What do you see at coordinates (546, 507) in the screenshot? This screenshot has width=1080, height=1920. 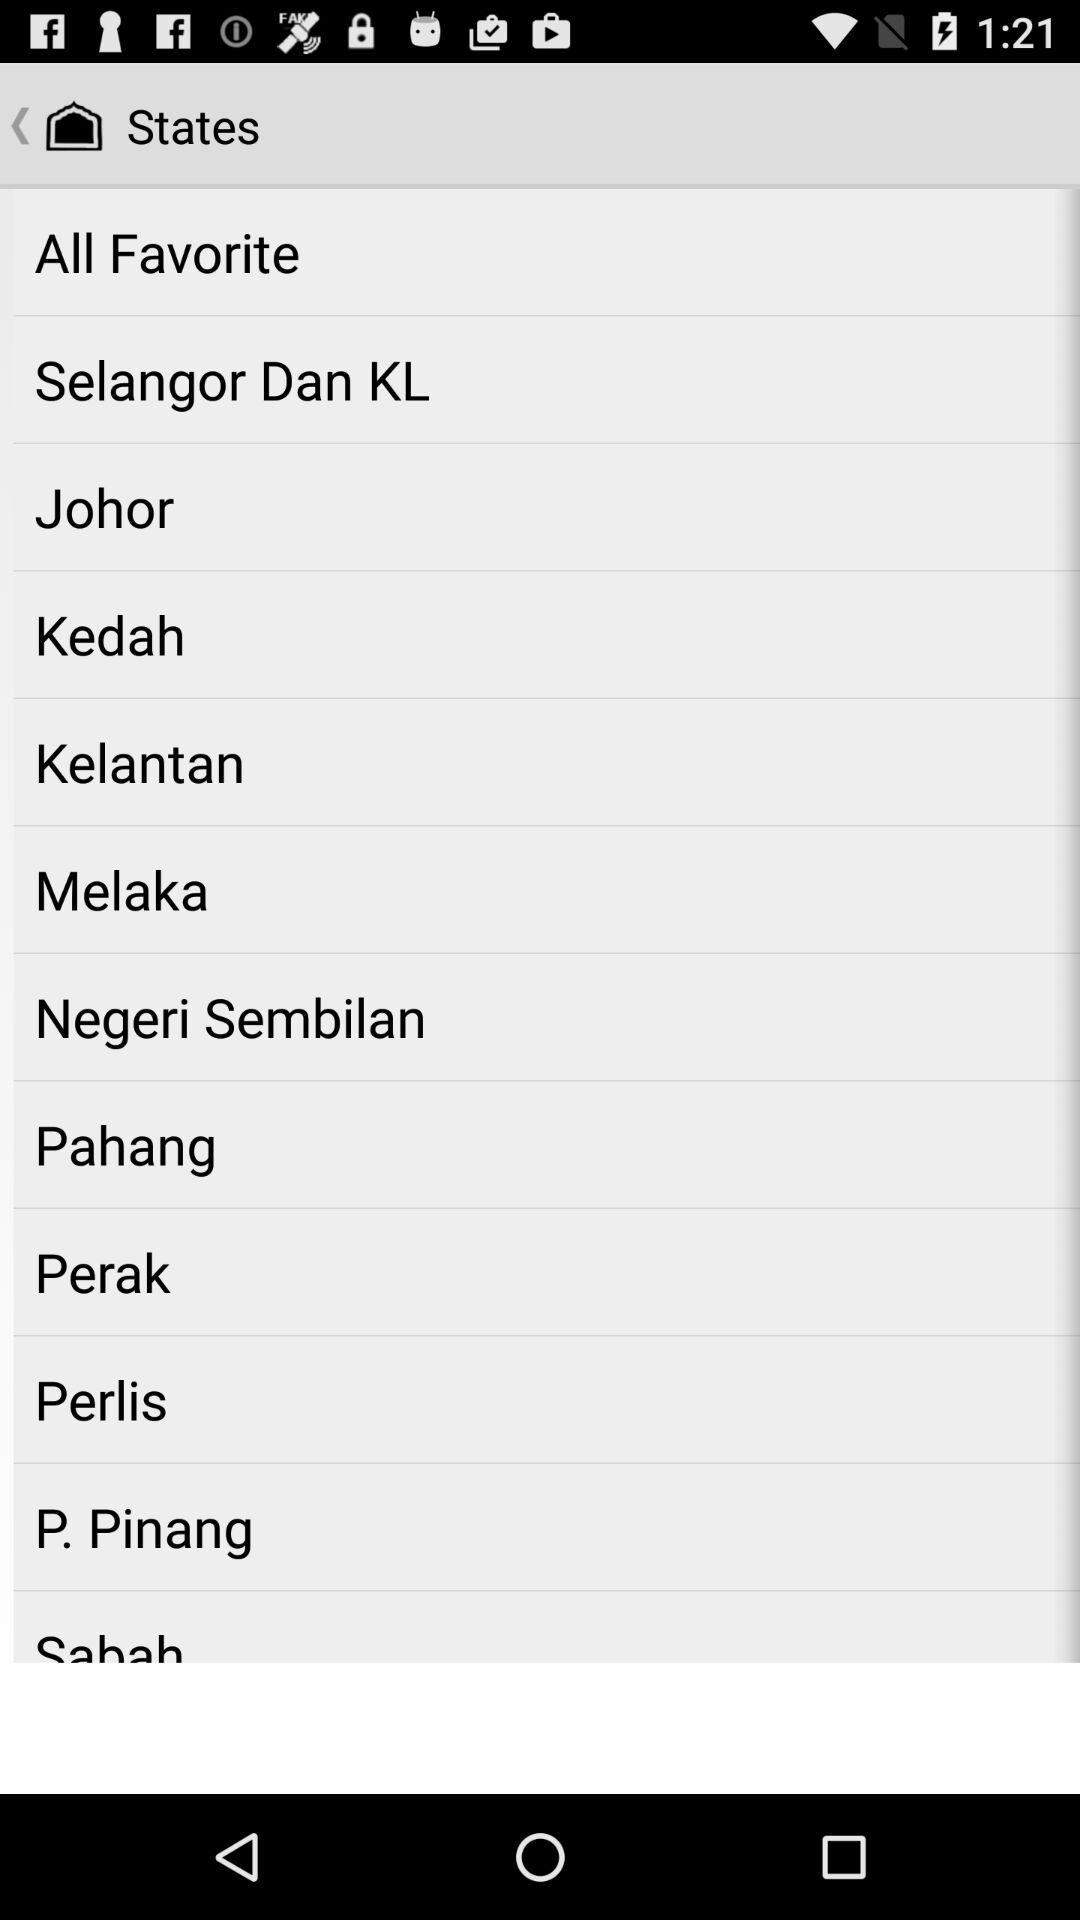 I see `app below selangor dan kl icon` at bounding box center [546, 507].